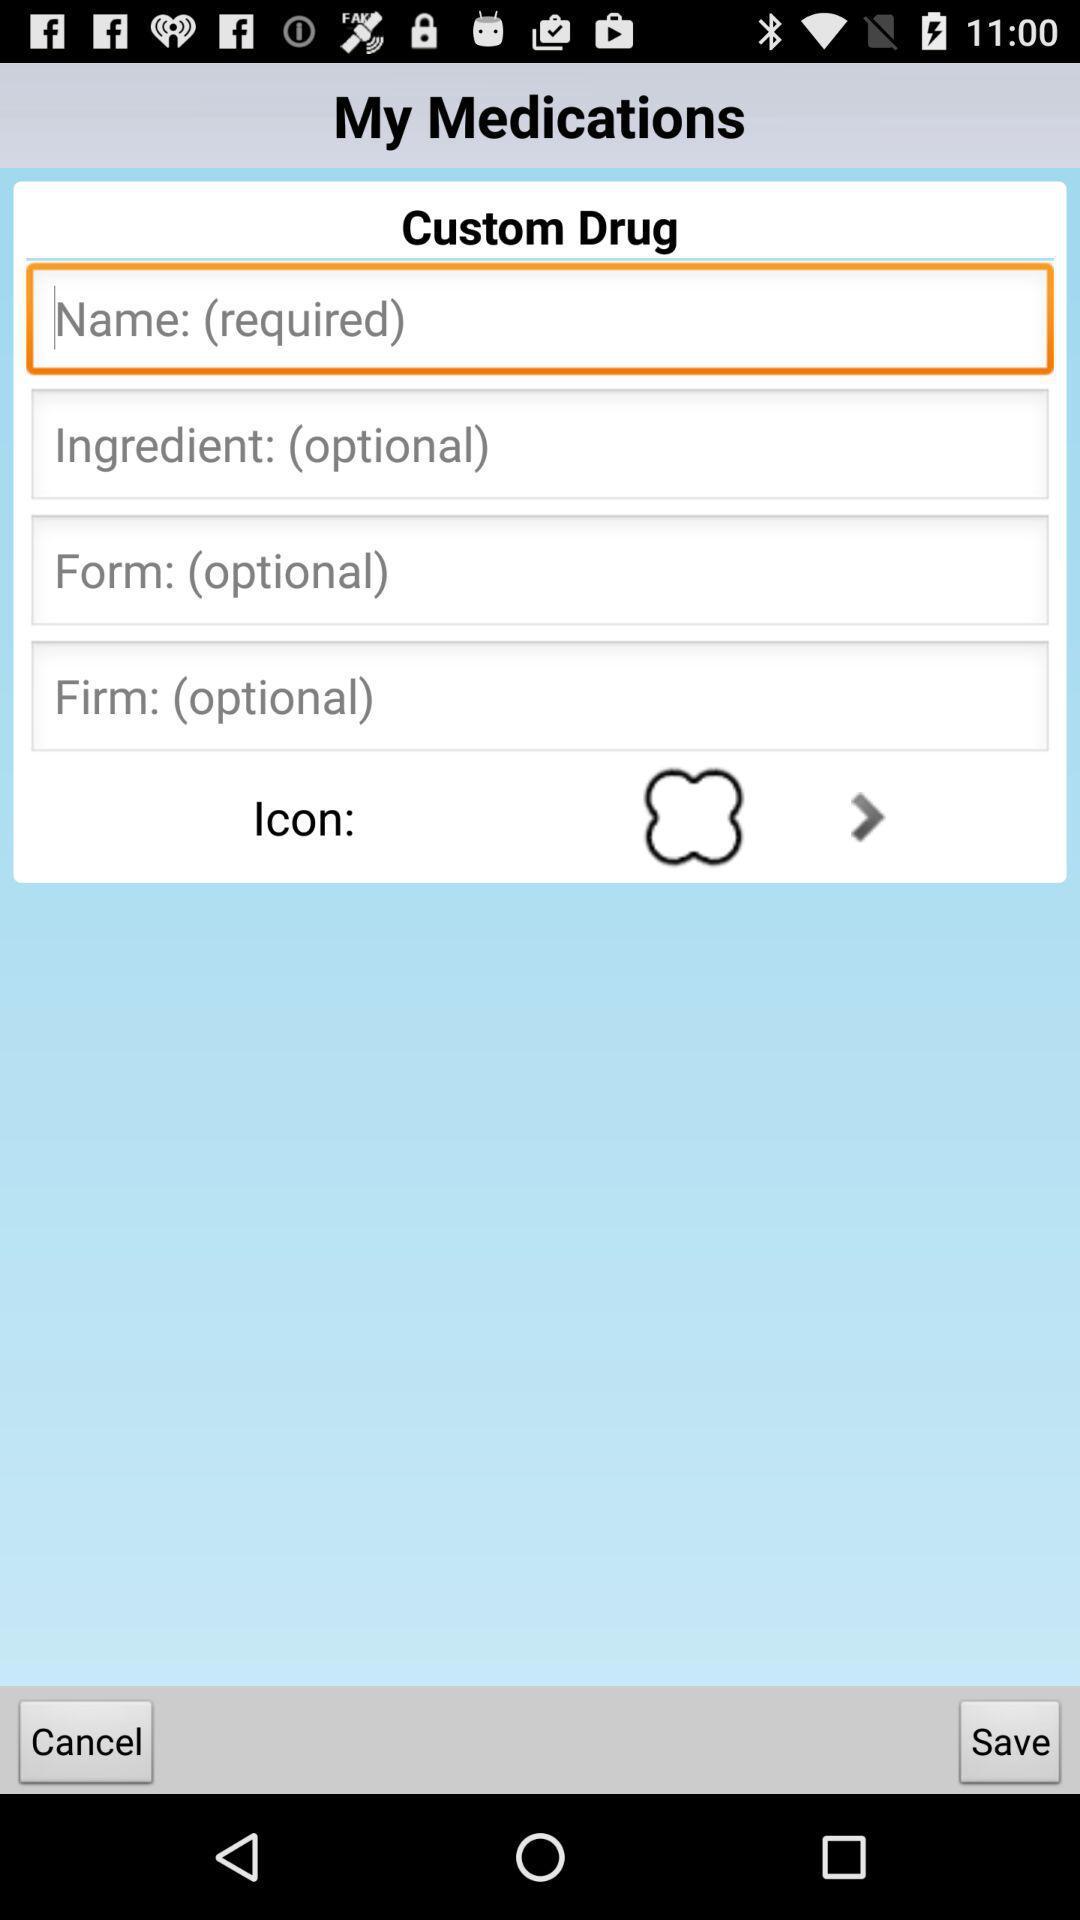 Image resolution: width=1080 pixels, height=1920 pixels. Describe the element at coordinates (85, 1745) in the screenshot. I see `the cancel` at that location.